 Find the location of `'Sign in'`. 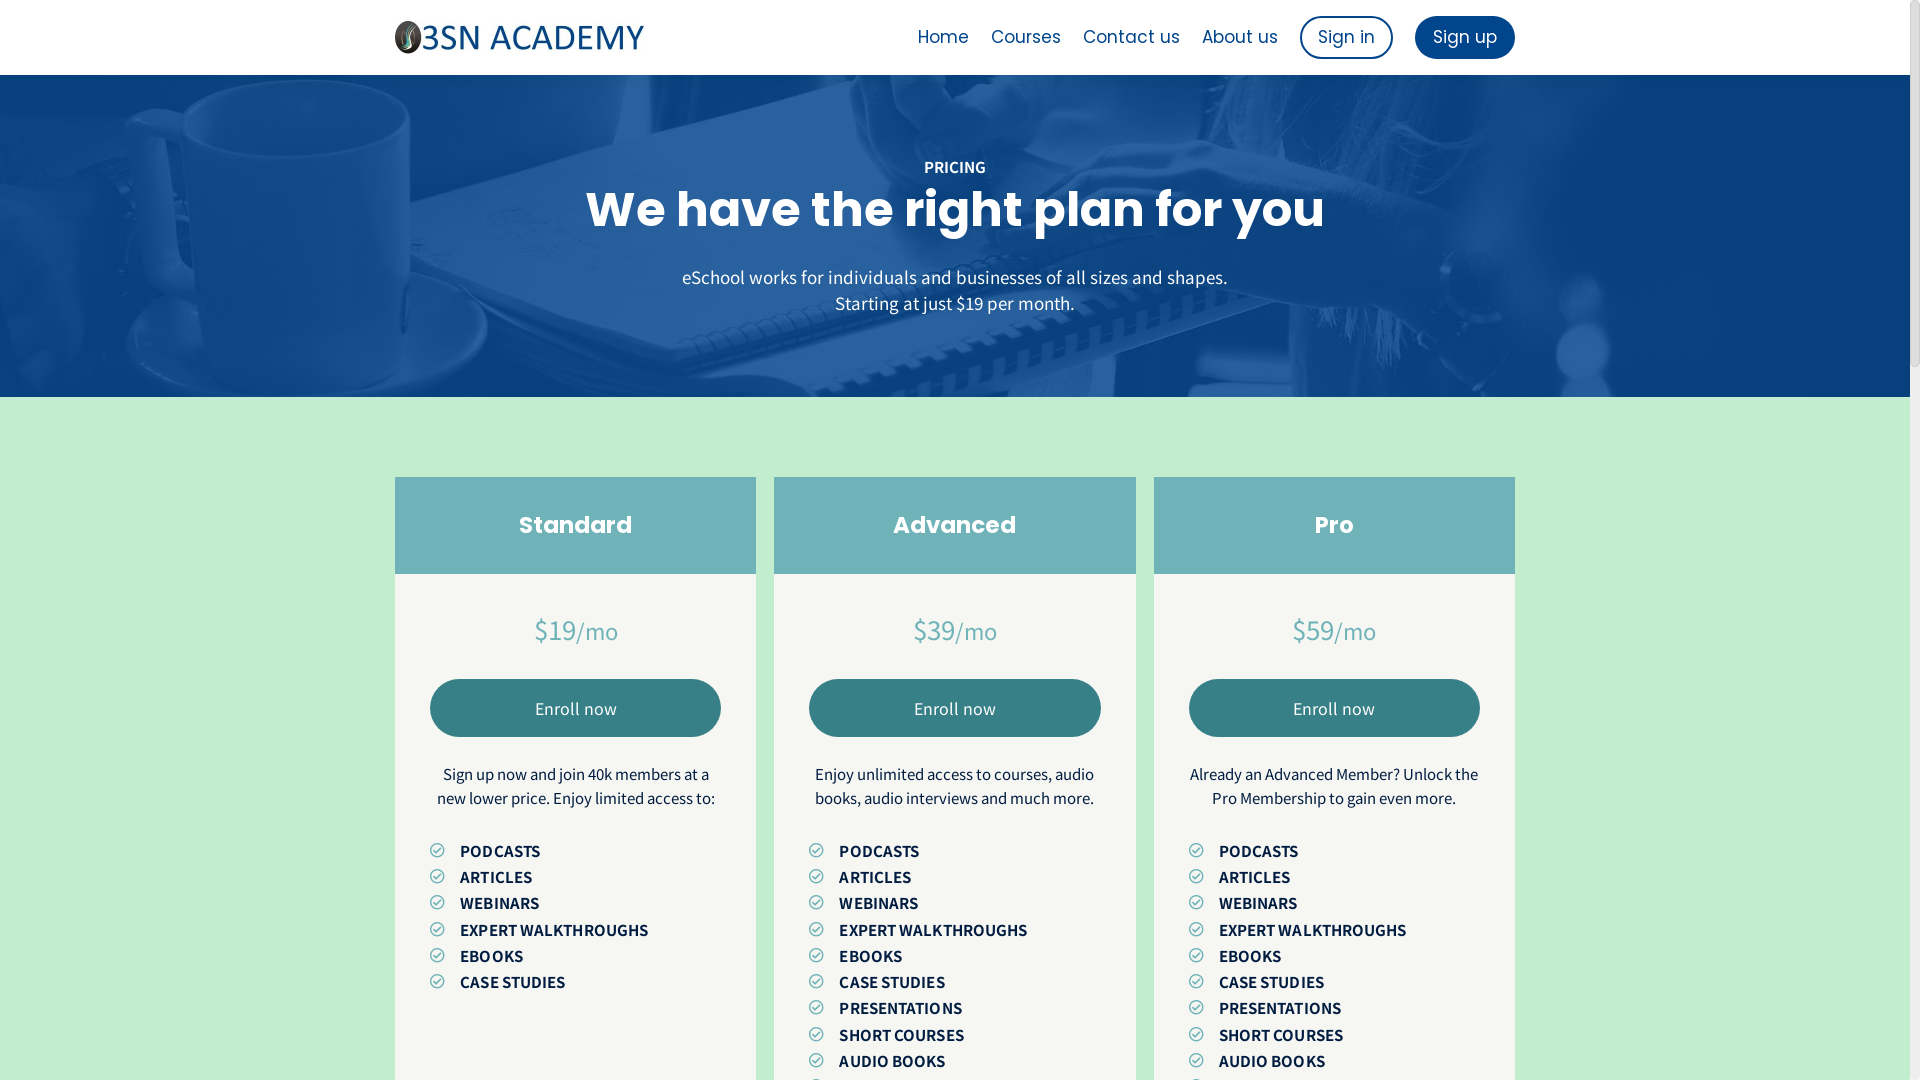

'Sign in' is located at coordinates (1346, 37).